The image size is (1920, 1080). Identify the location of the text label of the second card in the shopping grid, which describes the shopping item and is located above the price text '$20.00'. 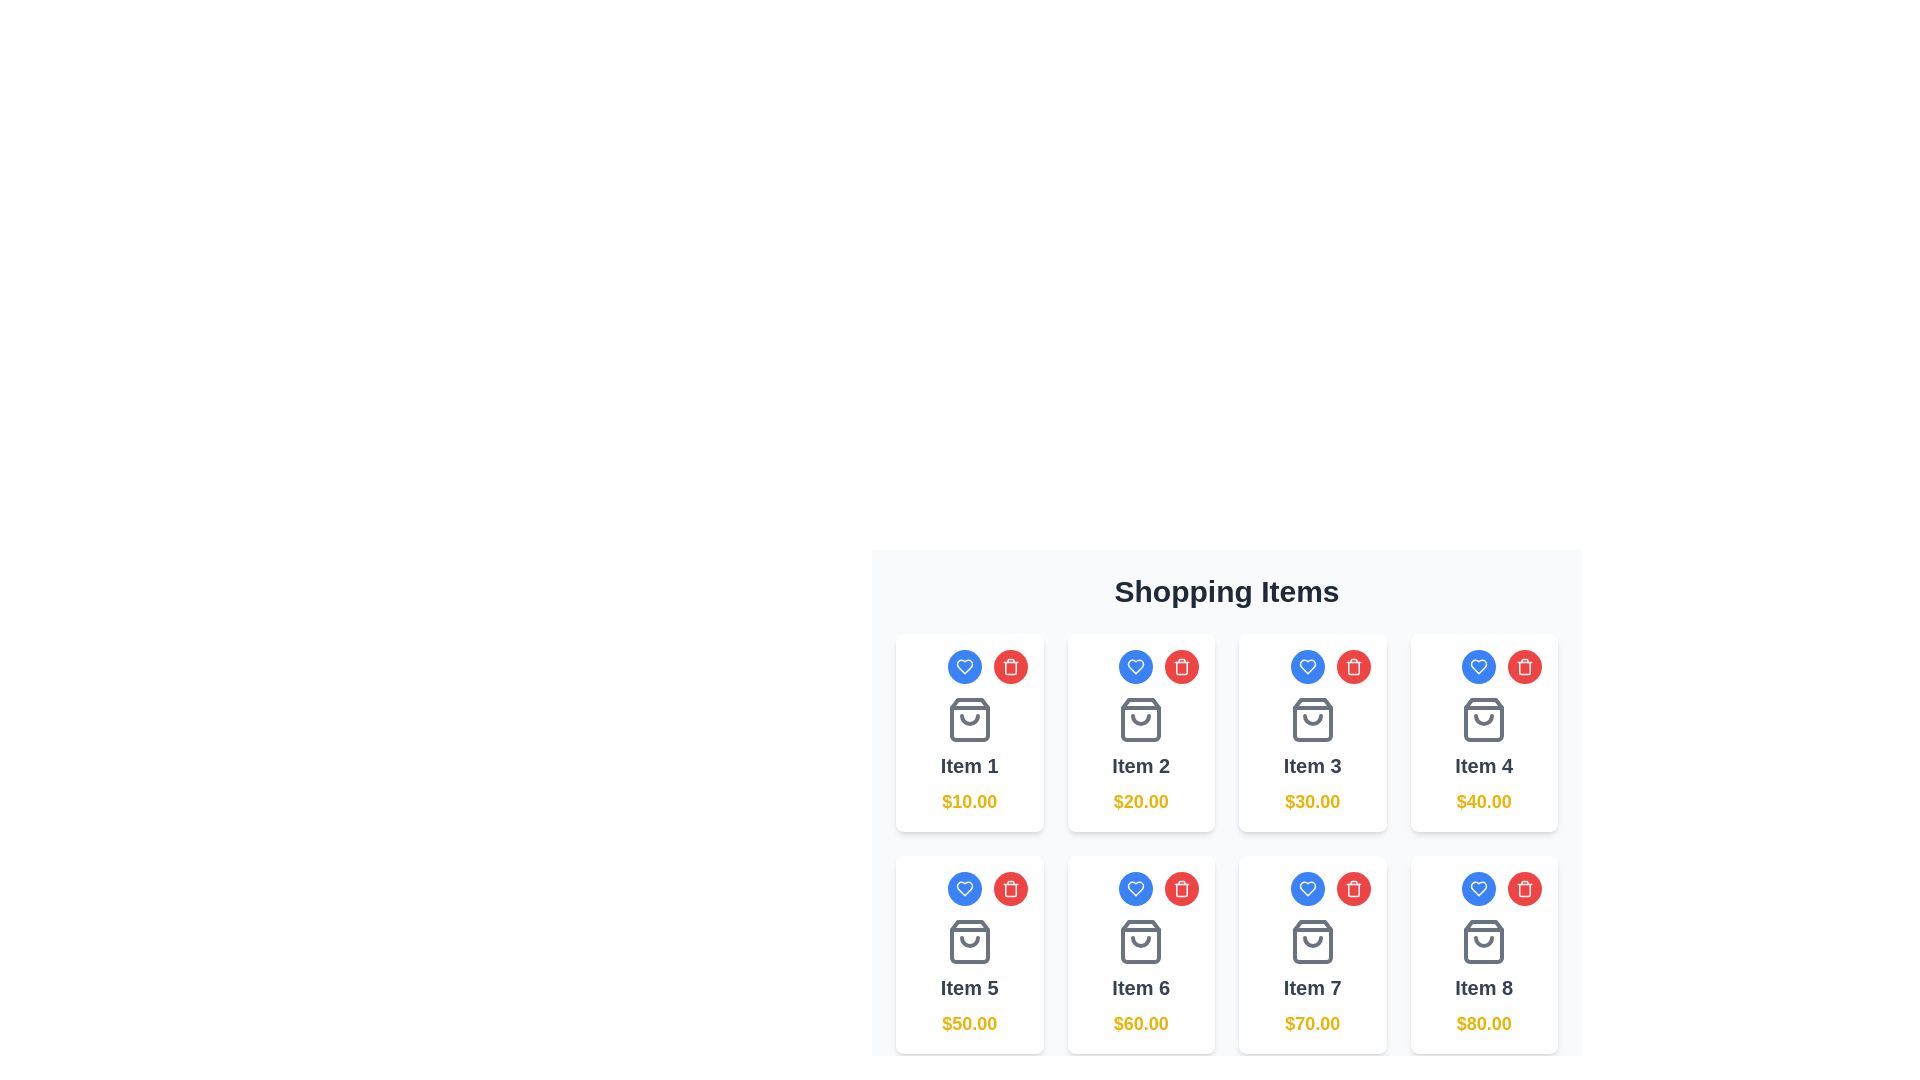
(1141, 765).